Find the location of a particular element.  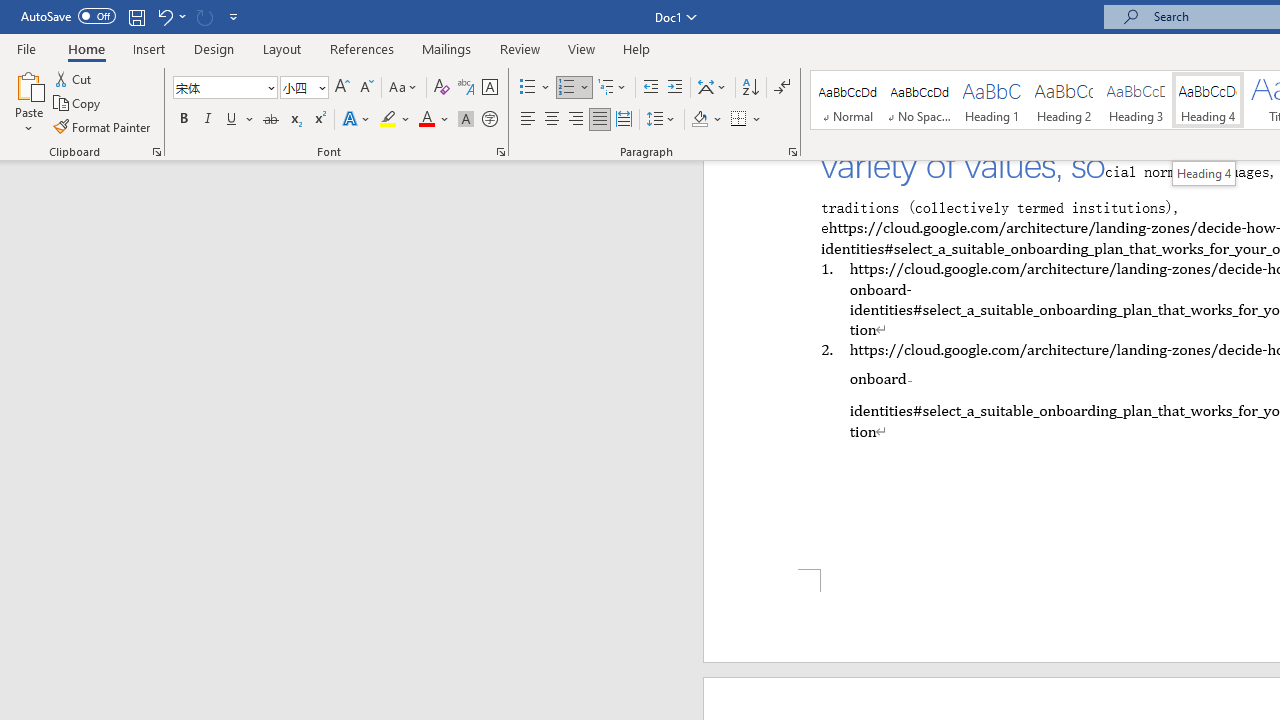

'Undo Apply Quick Style' is located at coordinates (170, 16).